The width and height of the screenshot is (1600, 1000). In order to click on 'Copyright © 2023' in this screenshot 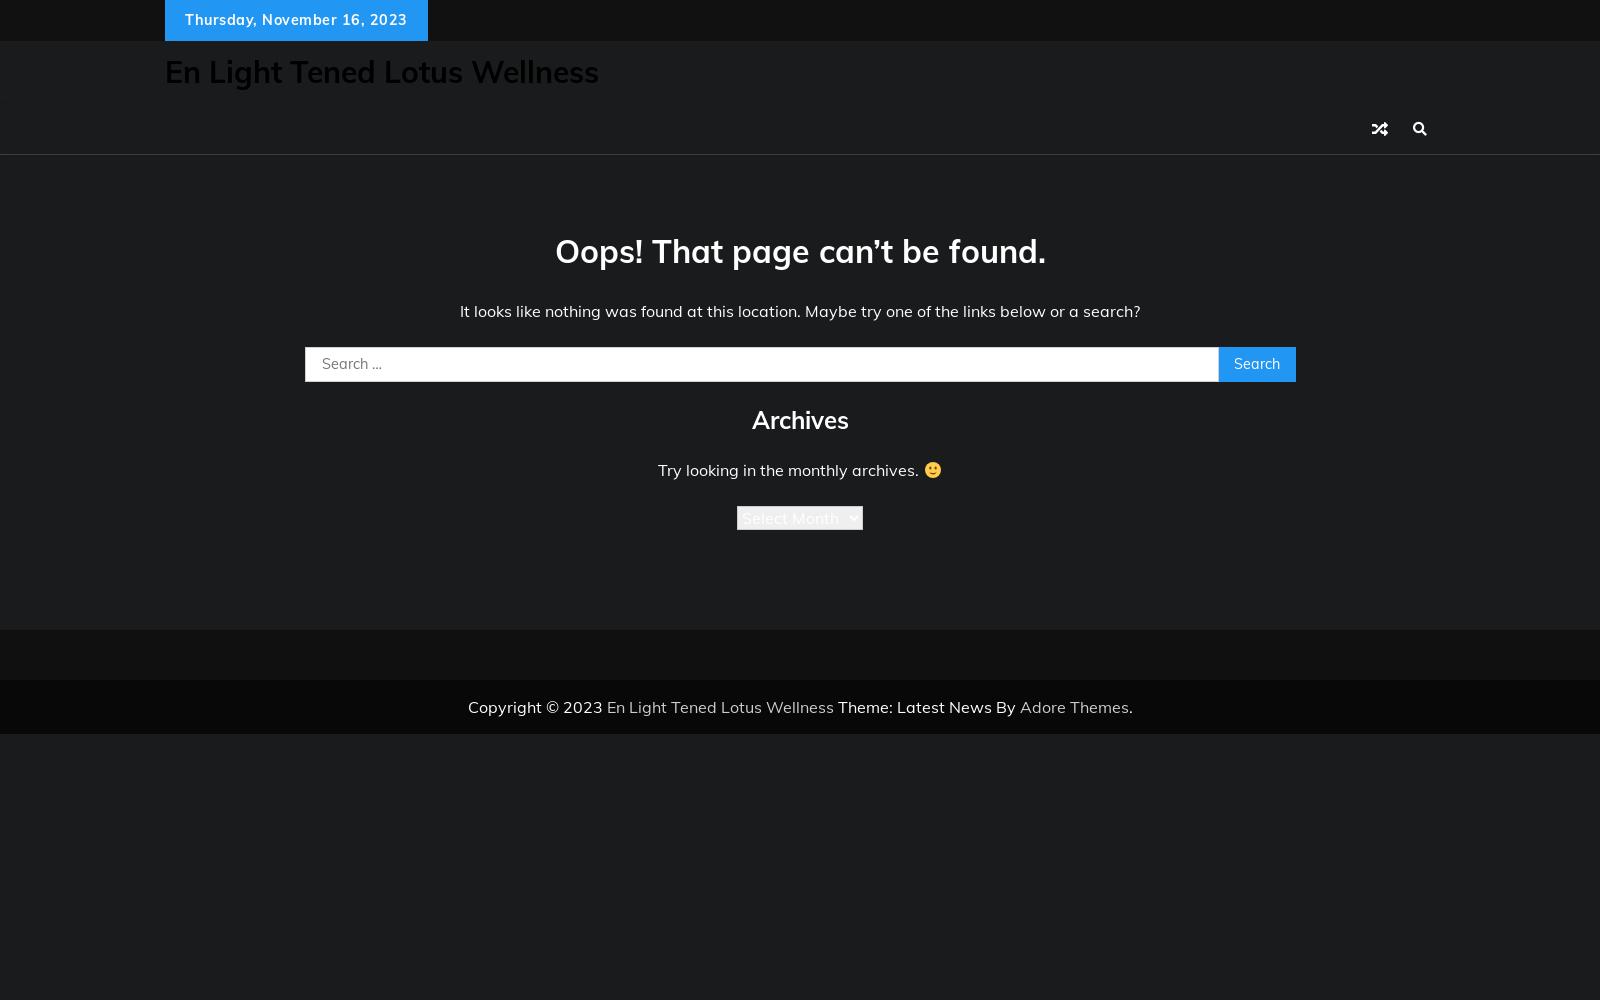, I will do `click(535, 706)`.